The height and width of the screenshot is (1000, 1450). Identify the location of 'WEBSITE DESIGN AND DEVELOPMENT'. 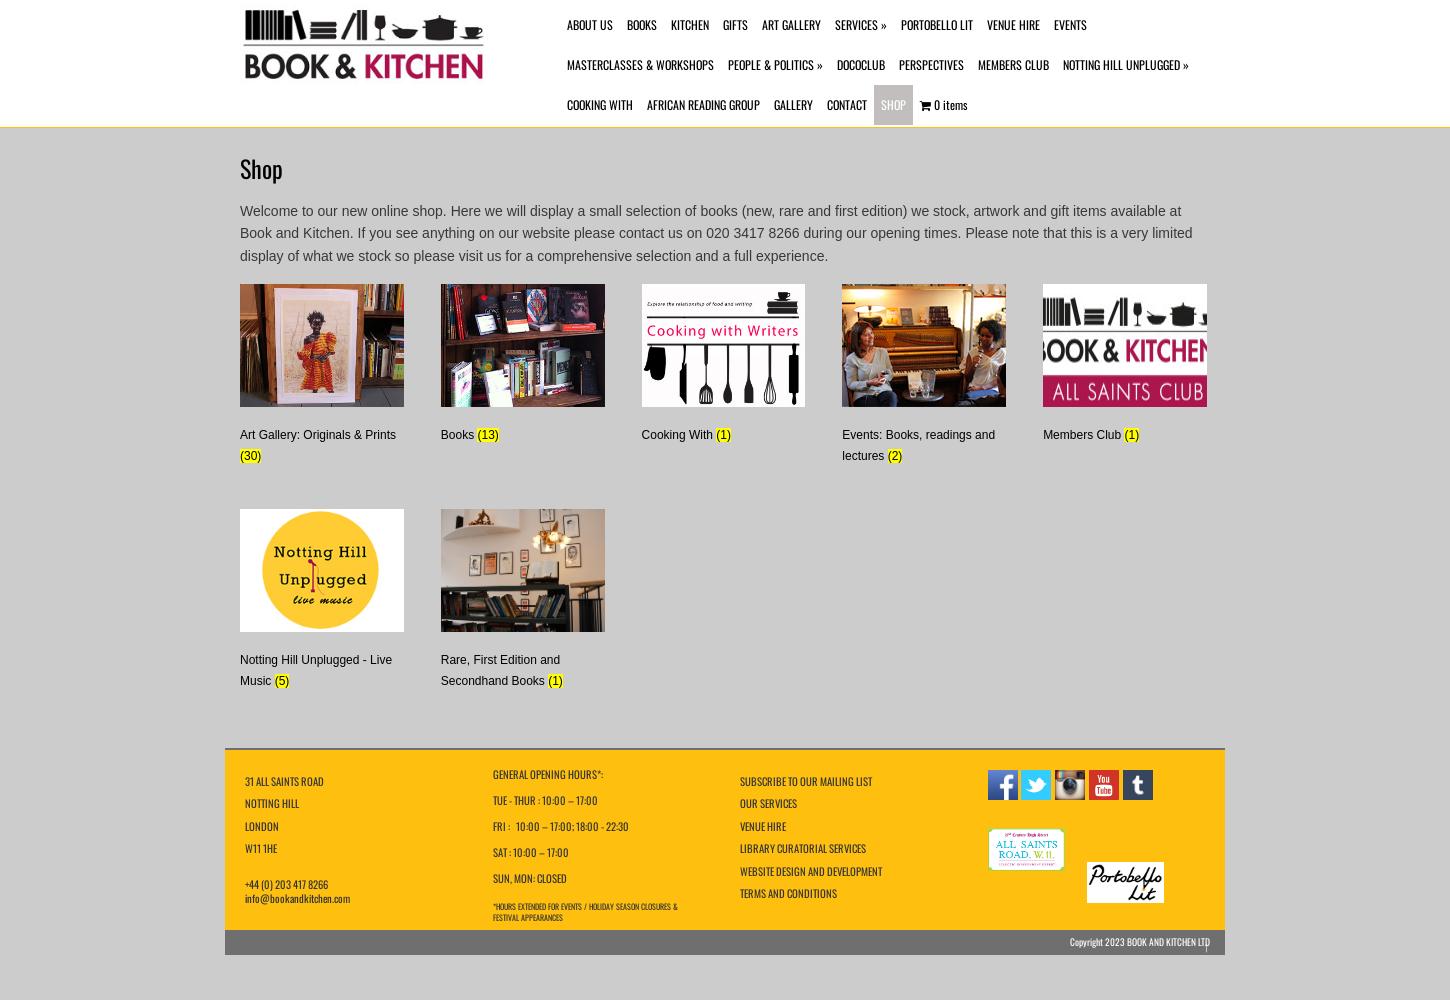
(810, 869).